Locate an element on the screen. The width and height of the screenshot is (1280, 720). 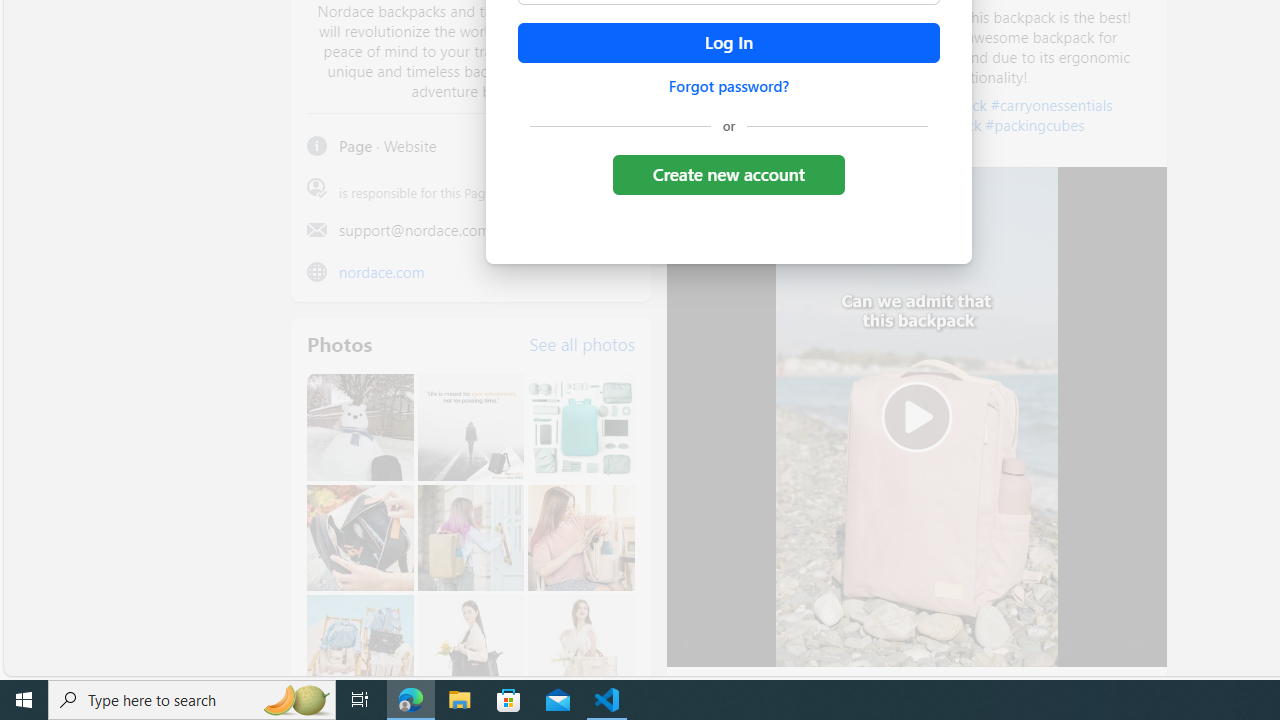
'Create new account' is located at coordinates (727, 173).